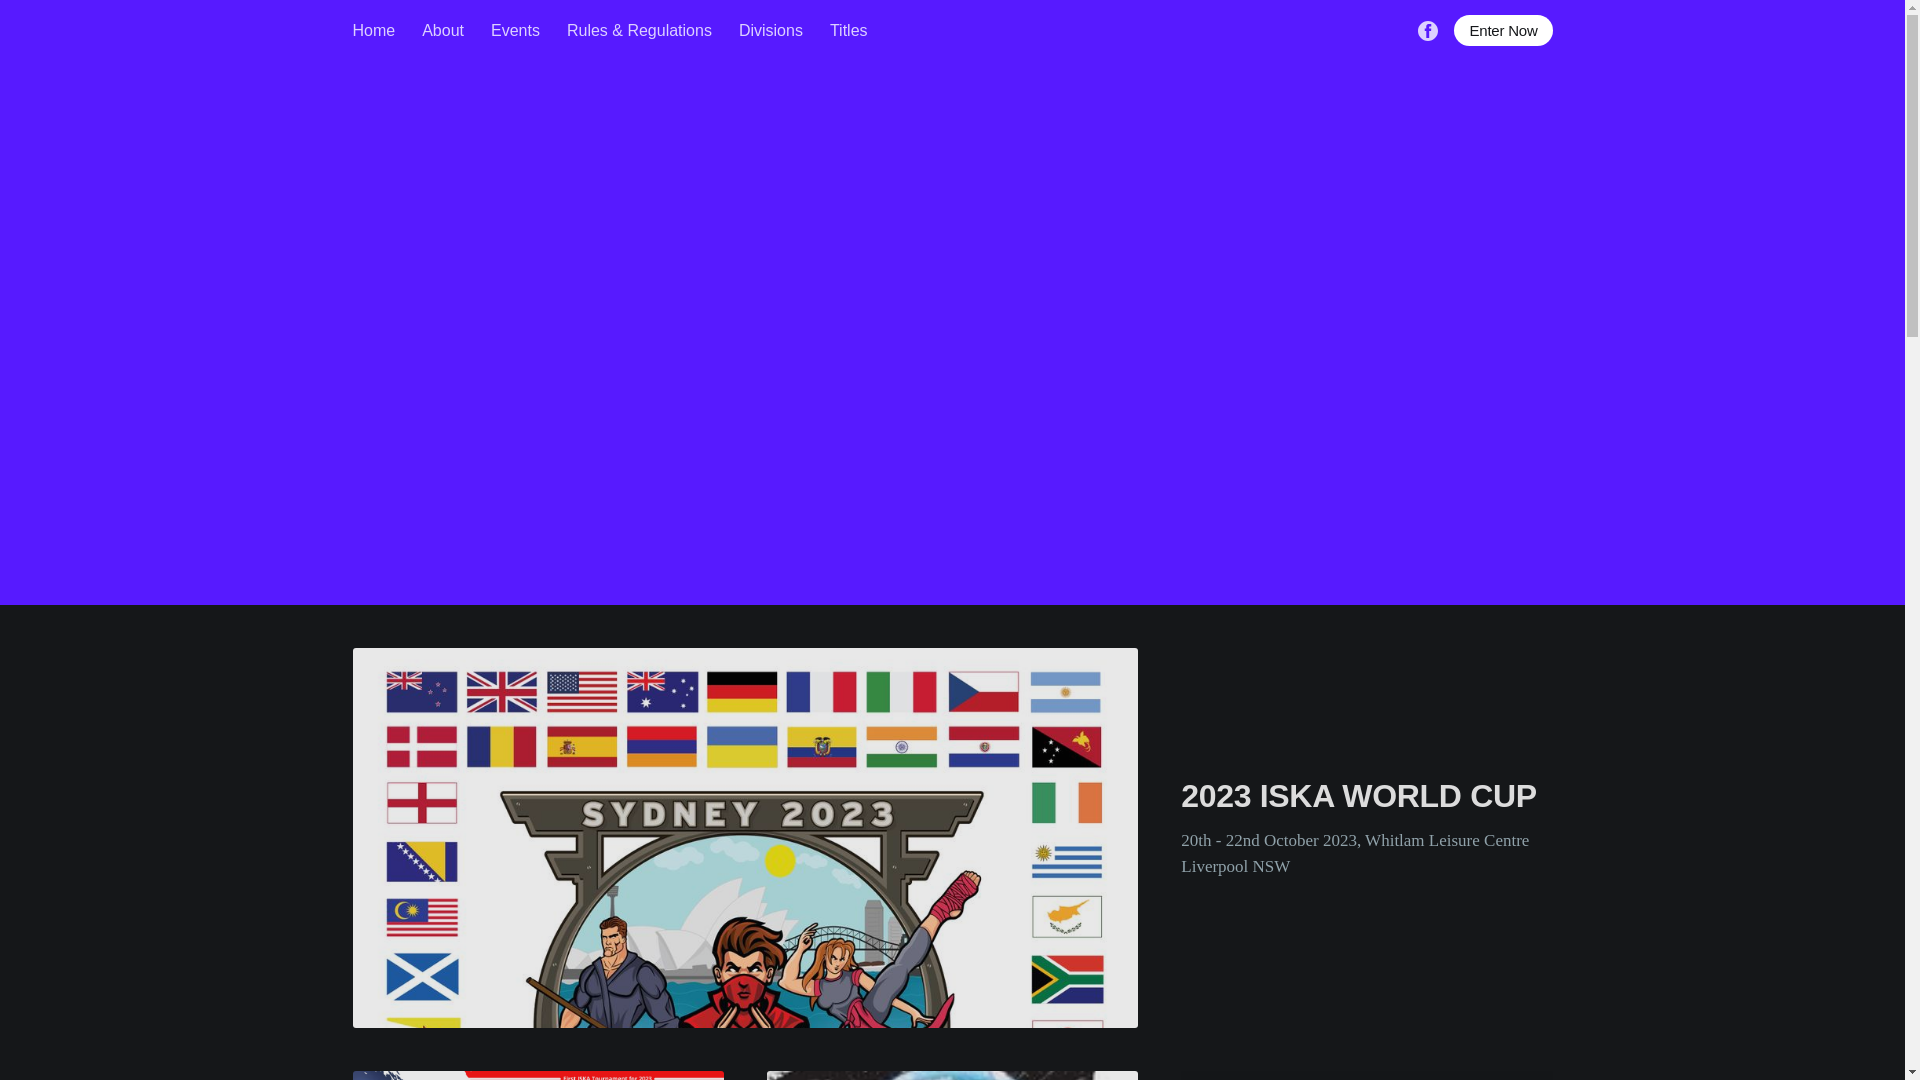  What do you see at coordinates (351, 30) in the screenshot?
I see `'Home'` at bounding box center [351, 30].